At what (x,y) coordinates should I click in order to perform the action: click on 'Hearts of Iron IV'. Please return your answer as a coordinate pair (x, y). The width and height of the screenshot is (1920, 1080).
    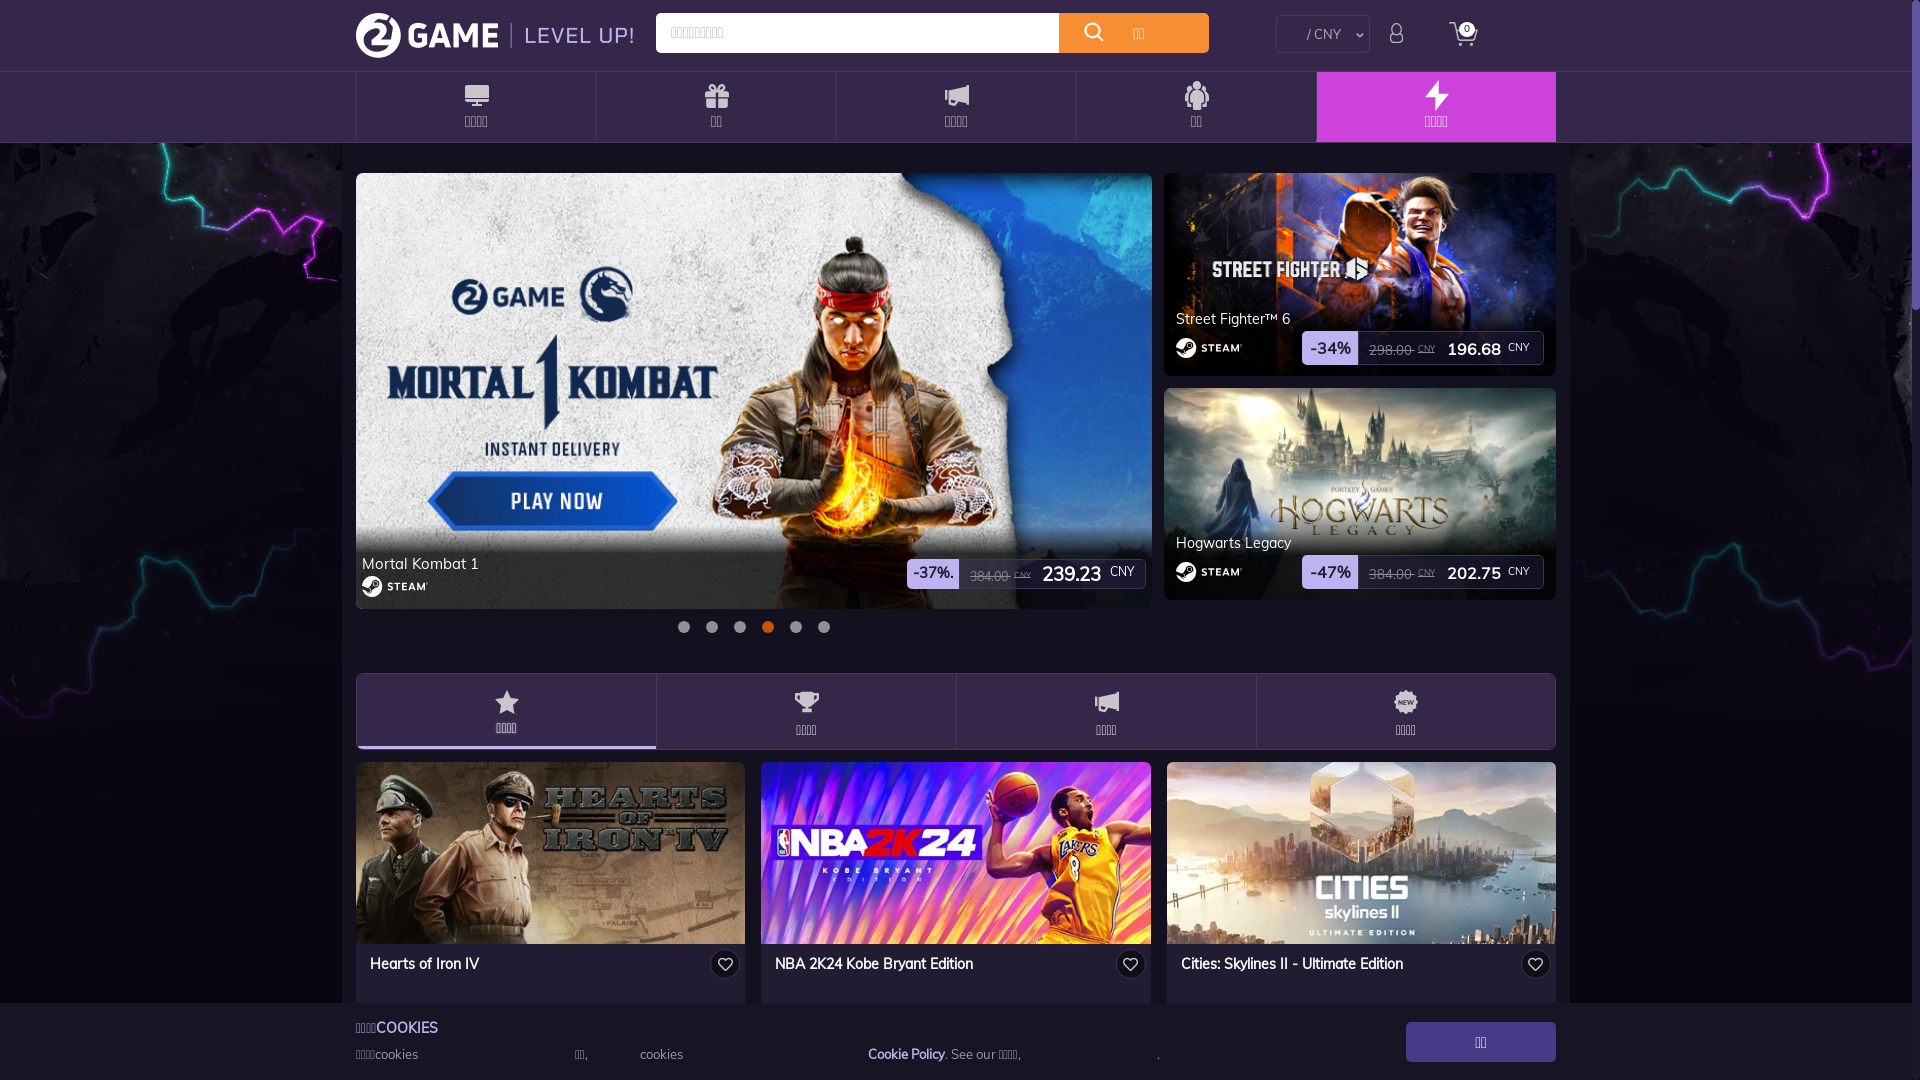
    Looking at the image, I should click on (369, 963).